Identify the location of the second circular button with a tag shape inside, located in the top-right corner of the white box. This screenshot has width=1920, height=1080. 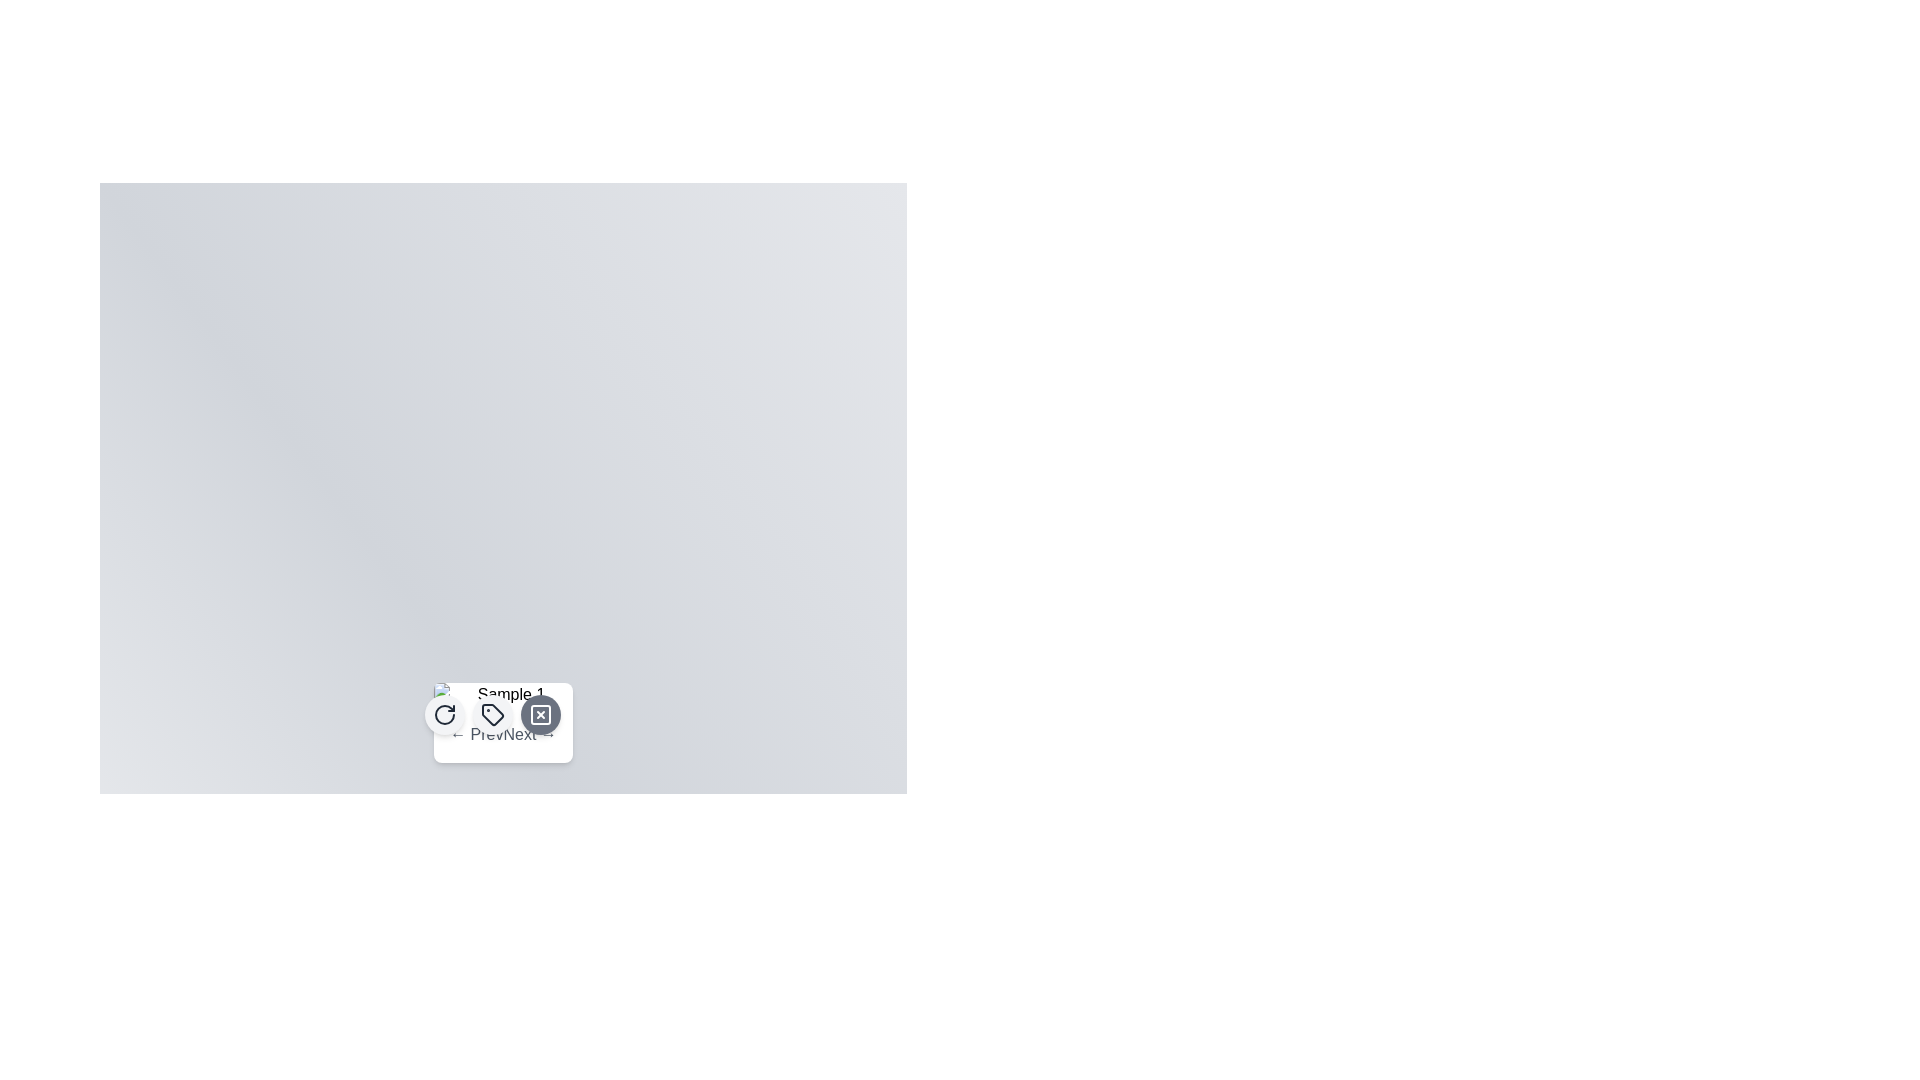
(492, 713).